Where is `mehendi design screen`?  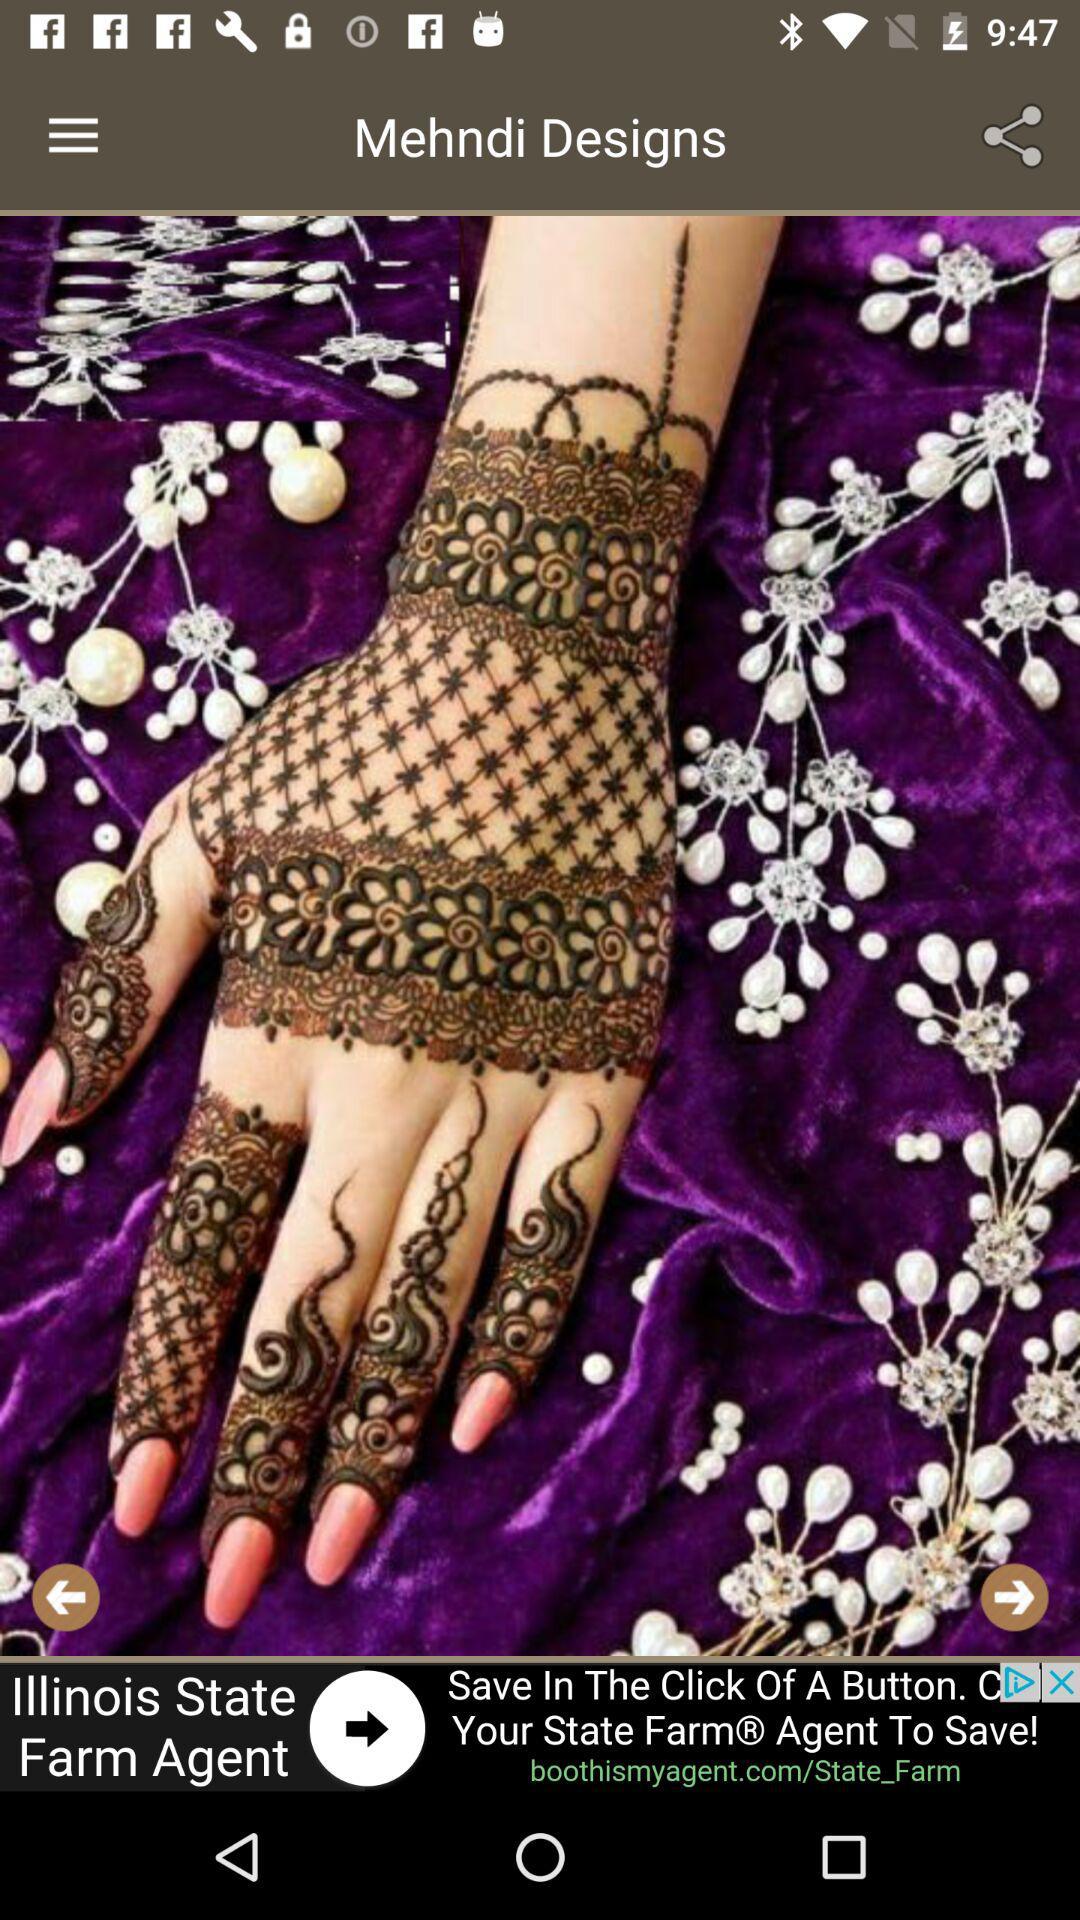 mehendi design screen is located at coordinates (540, 935).